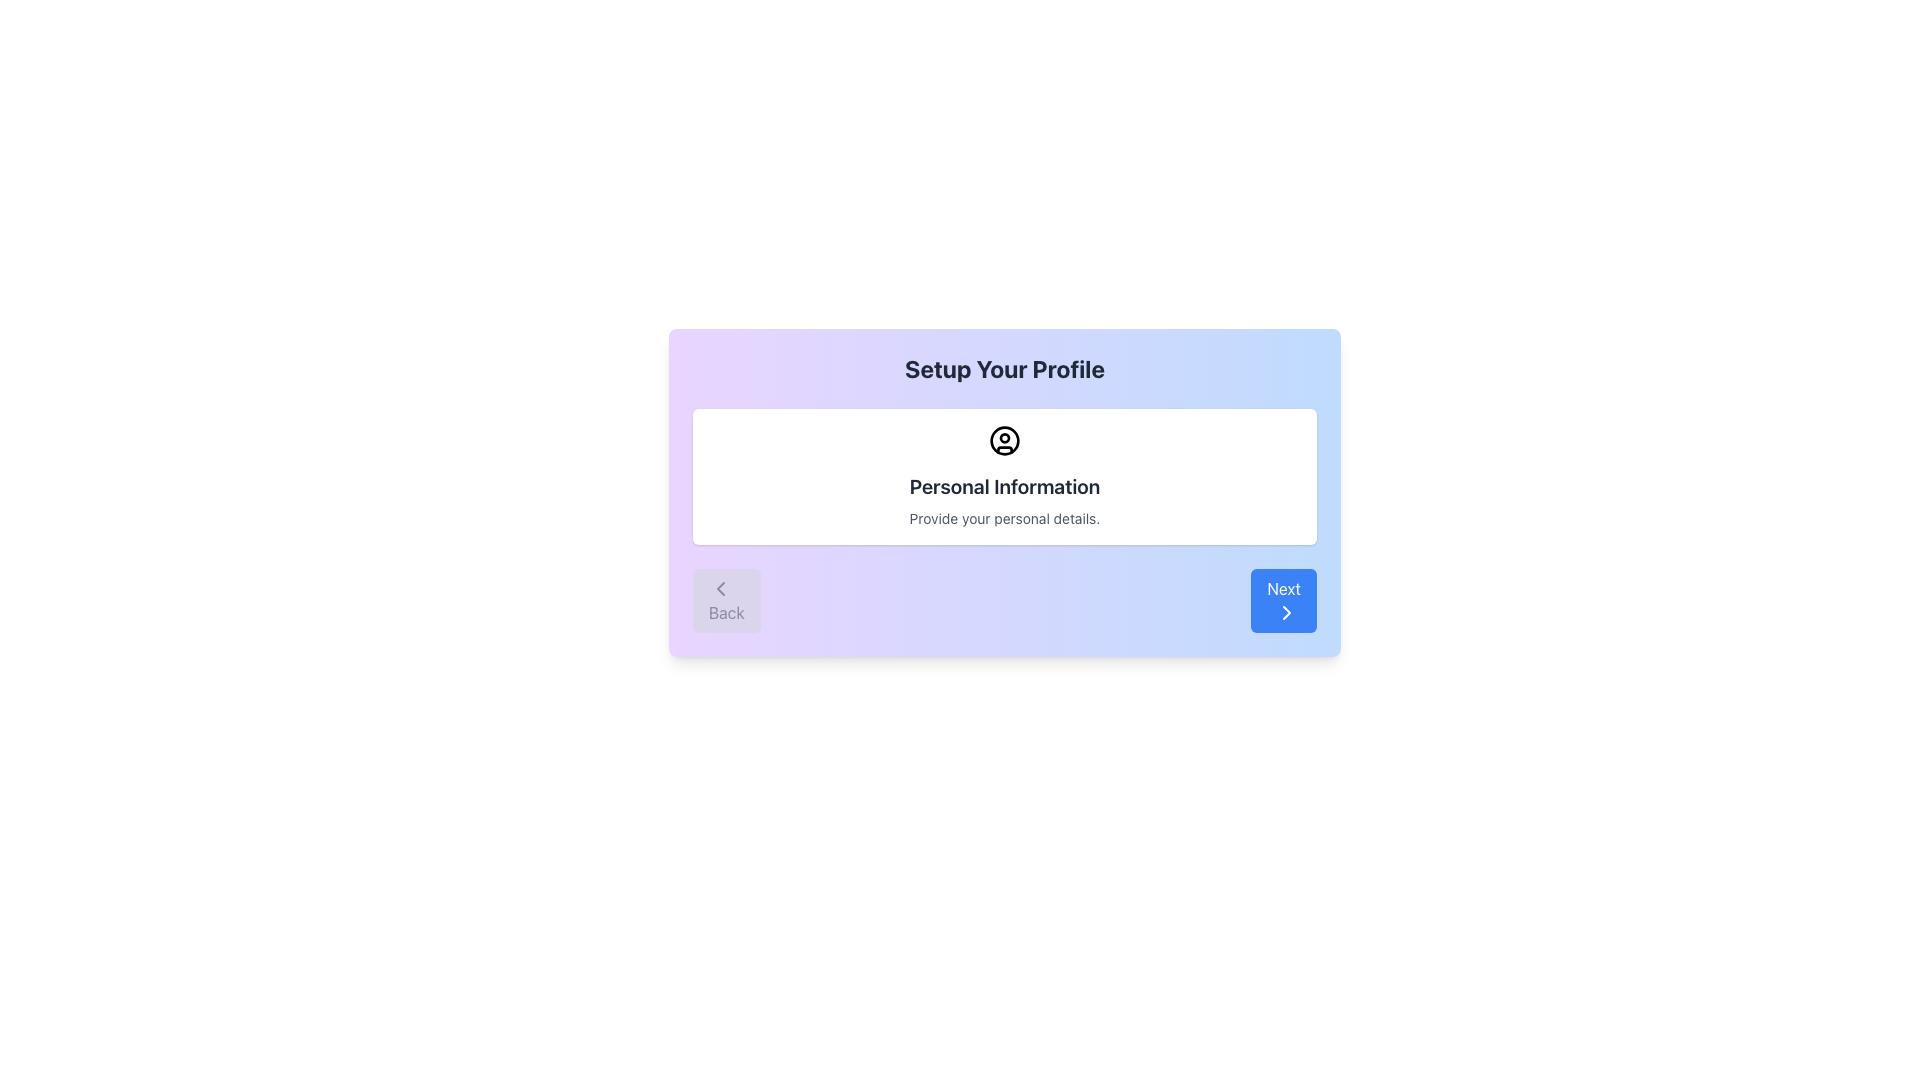 The width and height of the screenshot is (1920, 1080). I want to click on the 'Next' button with a blue background and white text located at the bottom right corner of the card interface, so click(1284, 600).